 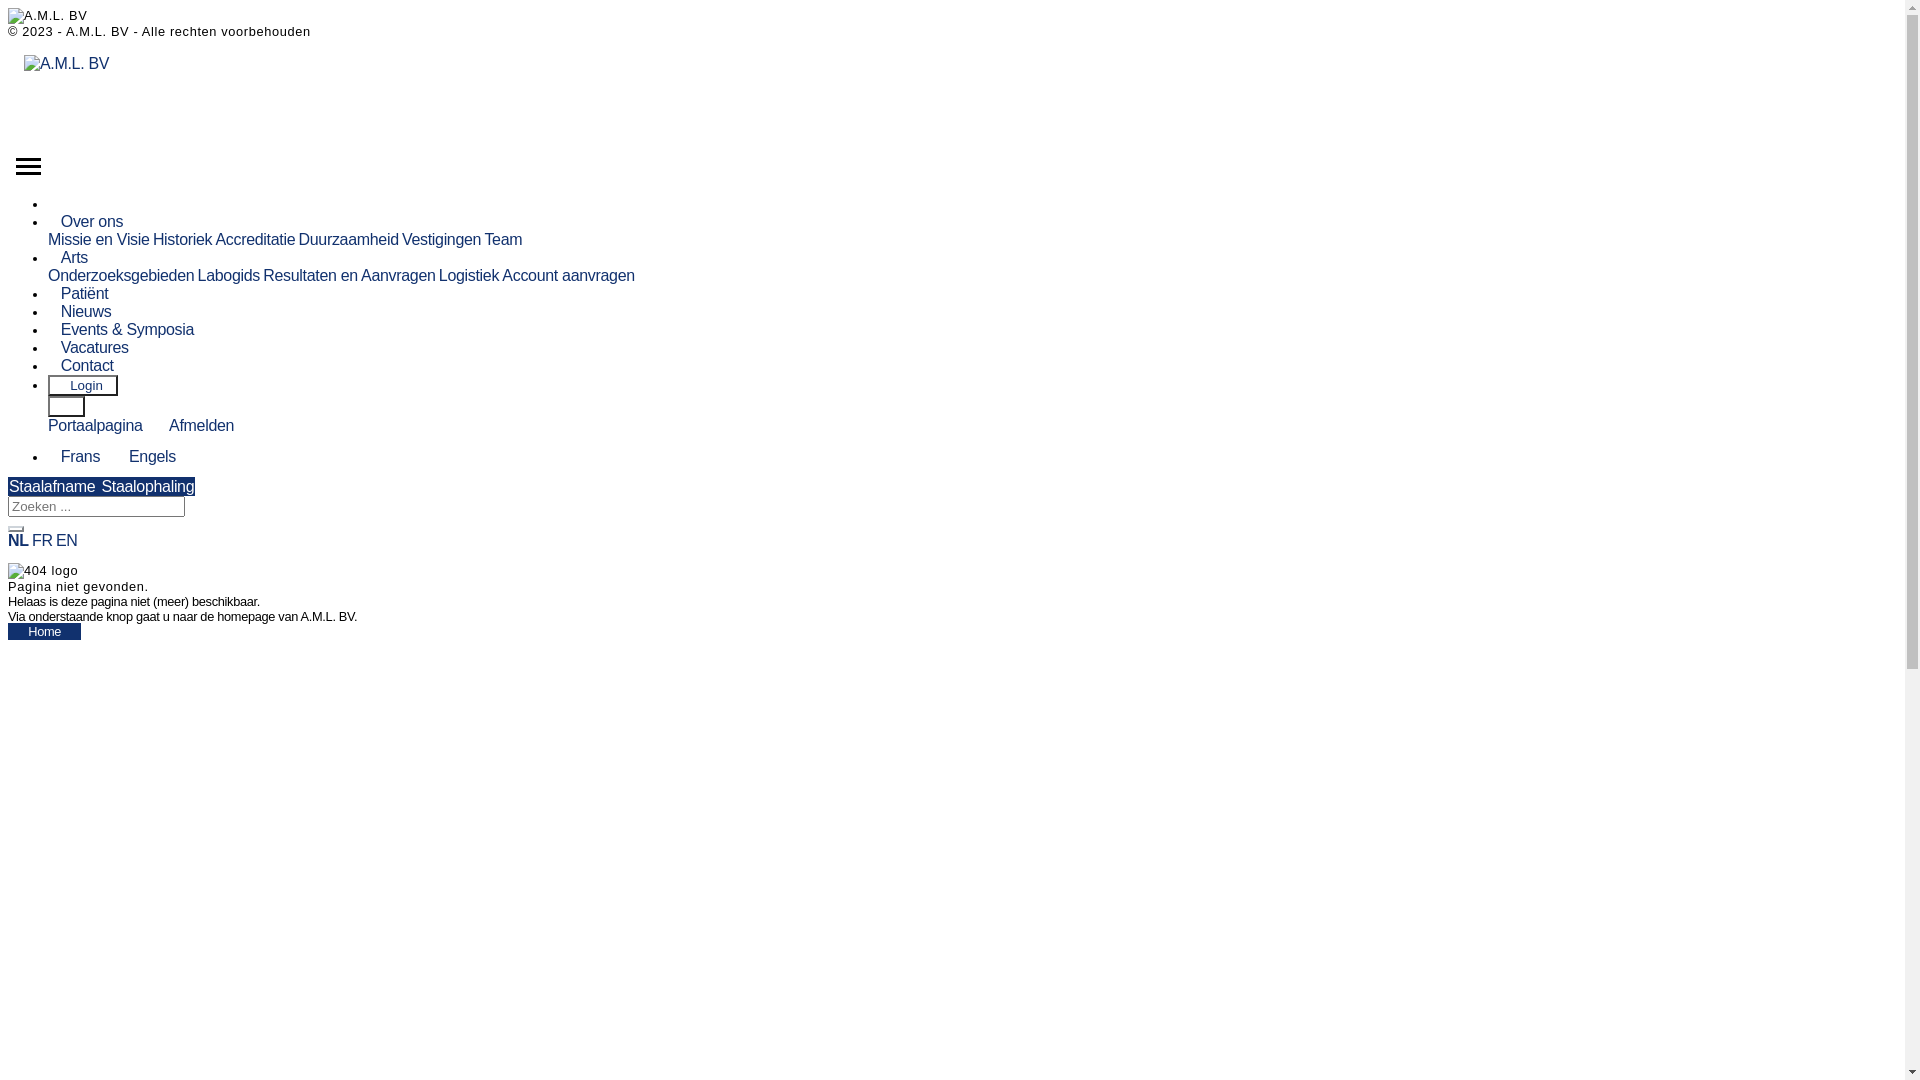 What do you see at coordinates (566, 275) in the screenshot?
I see `'Account aanvragen'` at bounding box center [566, 275].